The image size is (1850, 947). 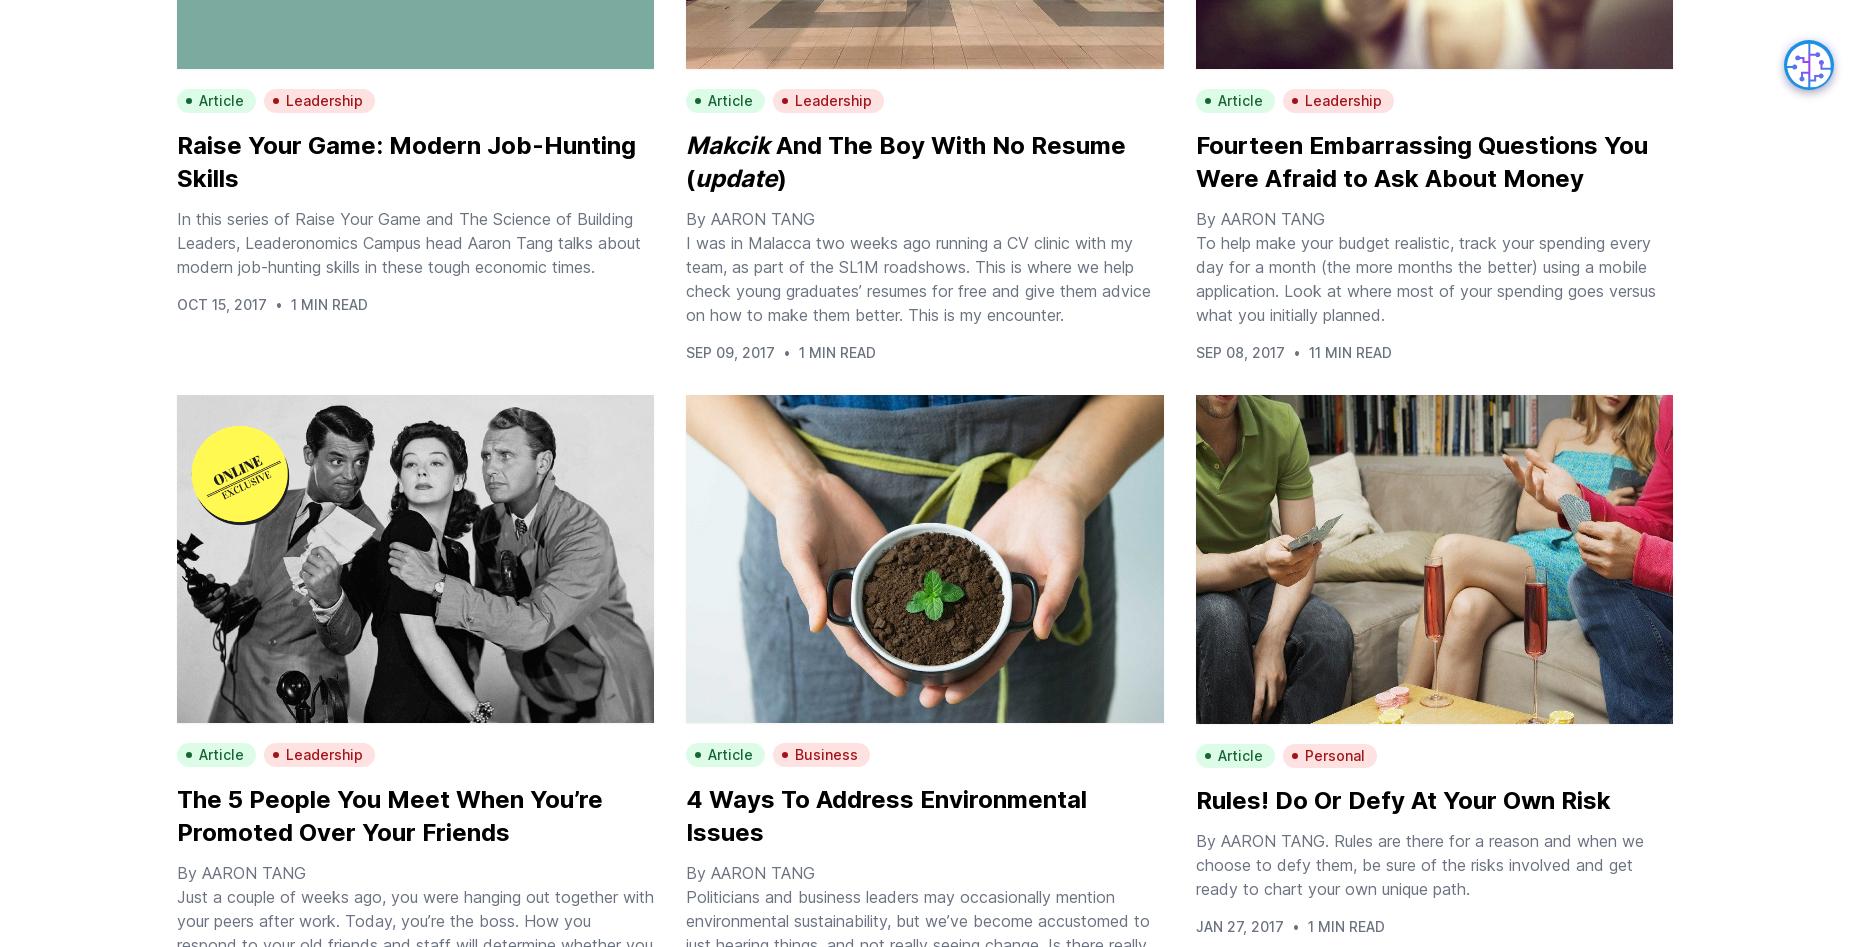 What do you see at coordinates (1237, 924) in the screenshot?
I see `'Jan 27, 2017'` at bounding box center [1237, 924].